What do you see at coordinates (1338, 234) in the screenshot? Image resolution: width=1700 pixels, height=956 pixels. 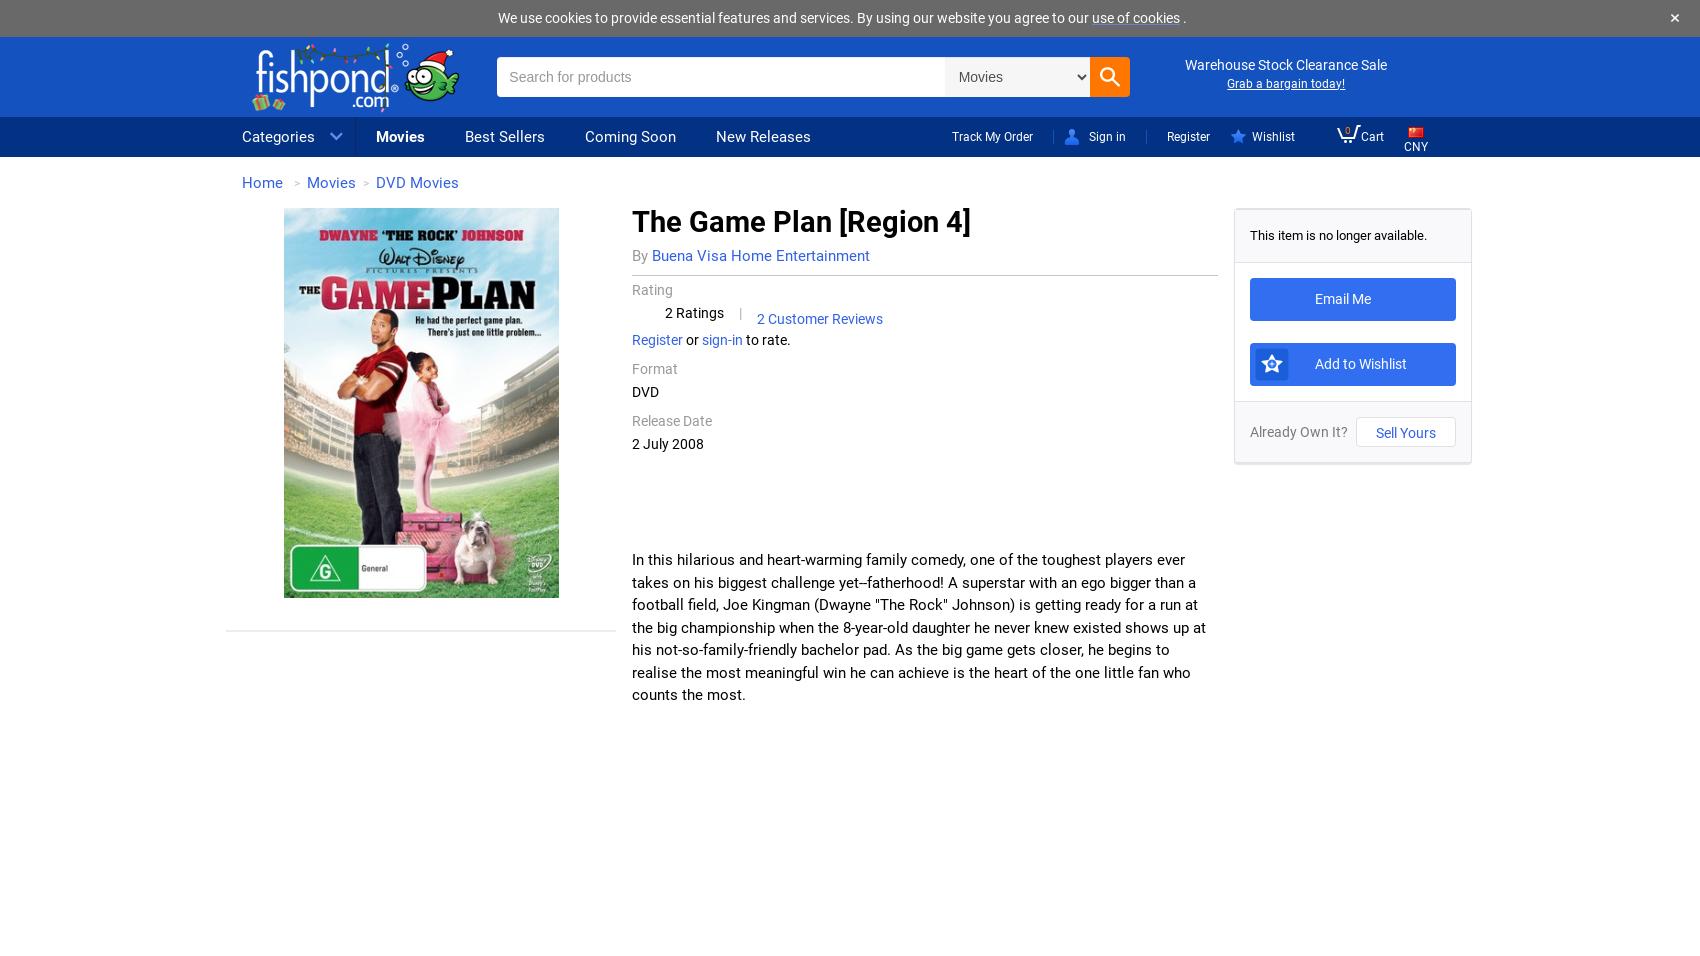 I see `'This item is no longer available.'` at bounding box center [1338, 234].